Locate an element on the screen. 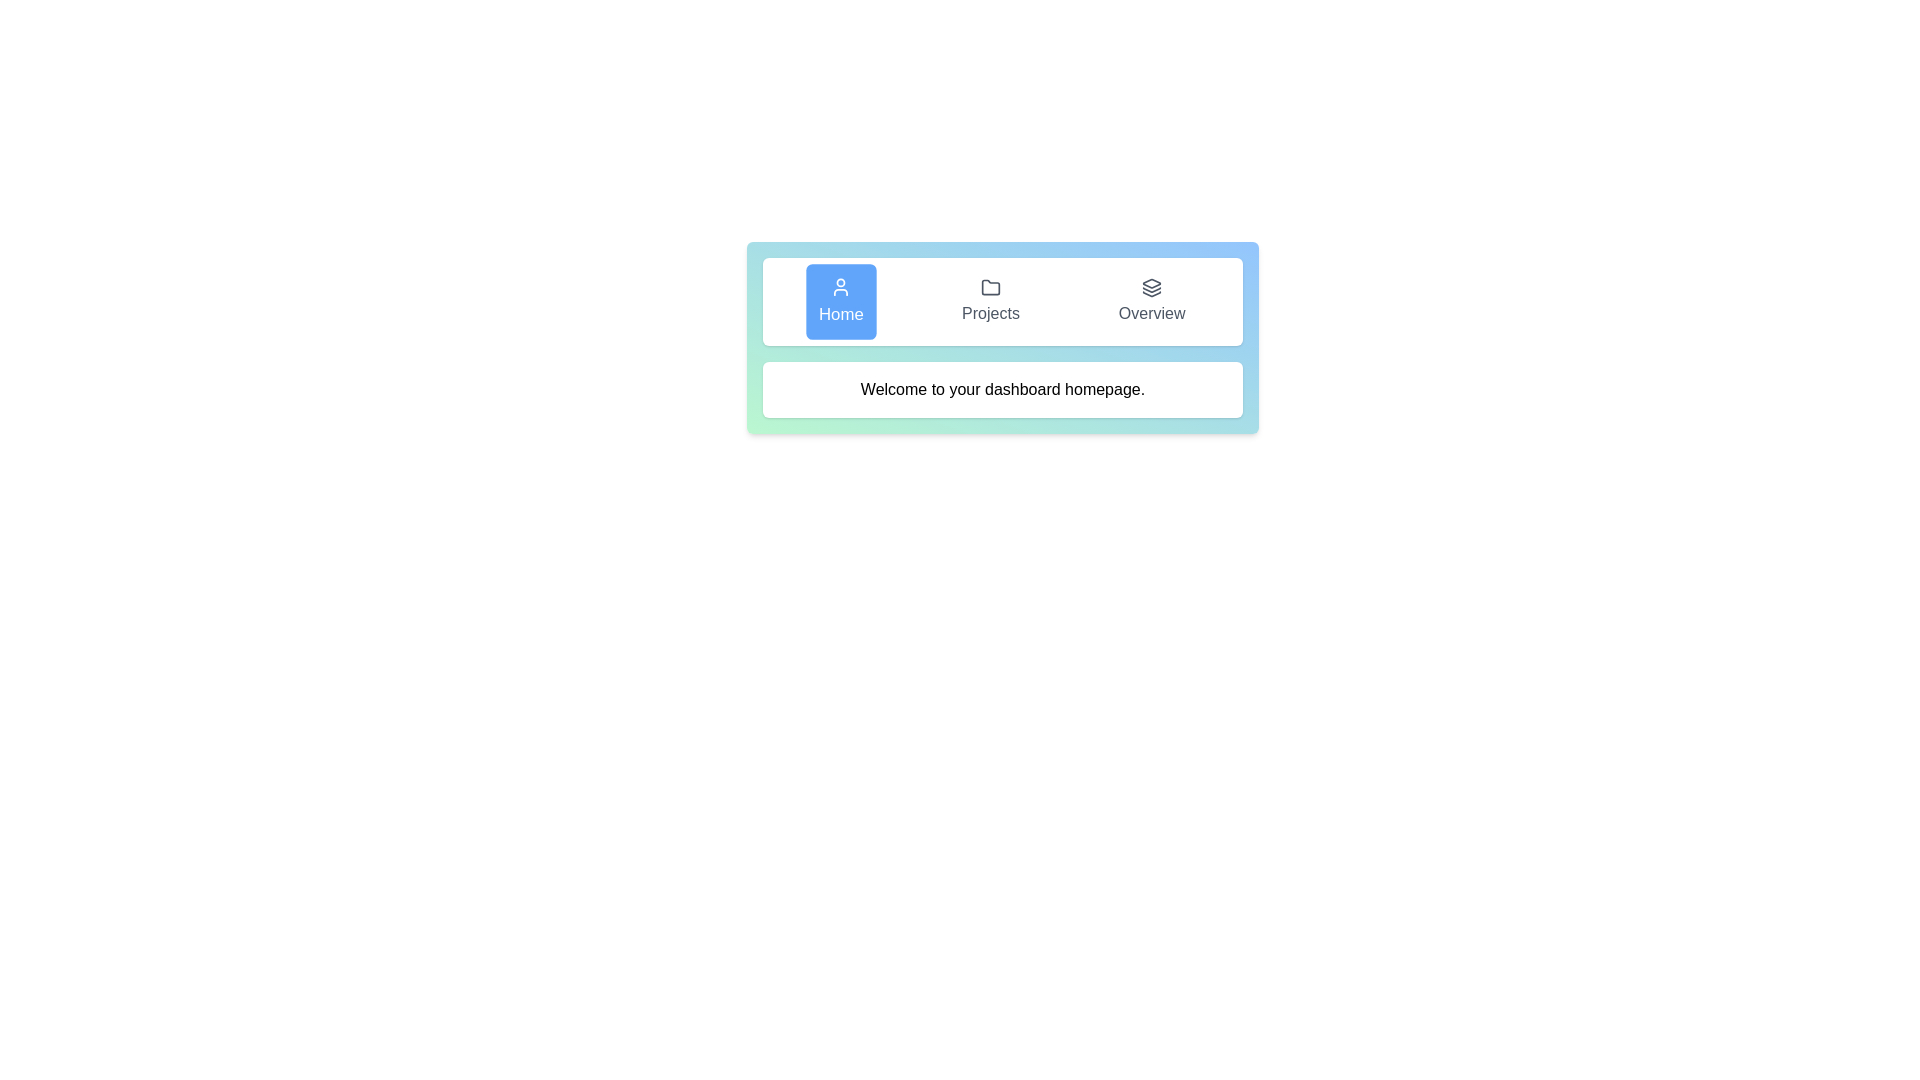 The height and width of the screenshot is (1080, 1920). the 'Overview' icon in the navigation panel is located at coordinates (1152, 288).